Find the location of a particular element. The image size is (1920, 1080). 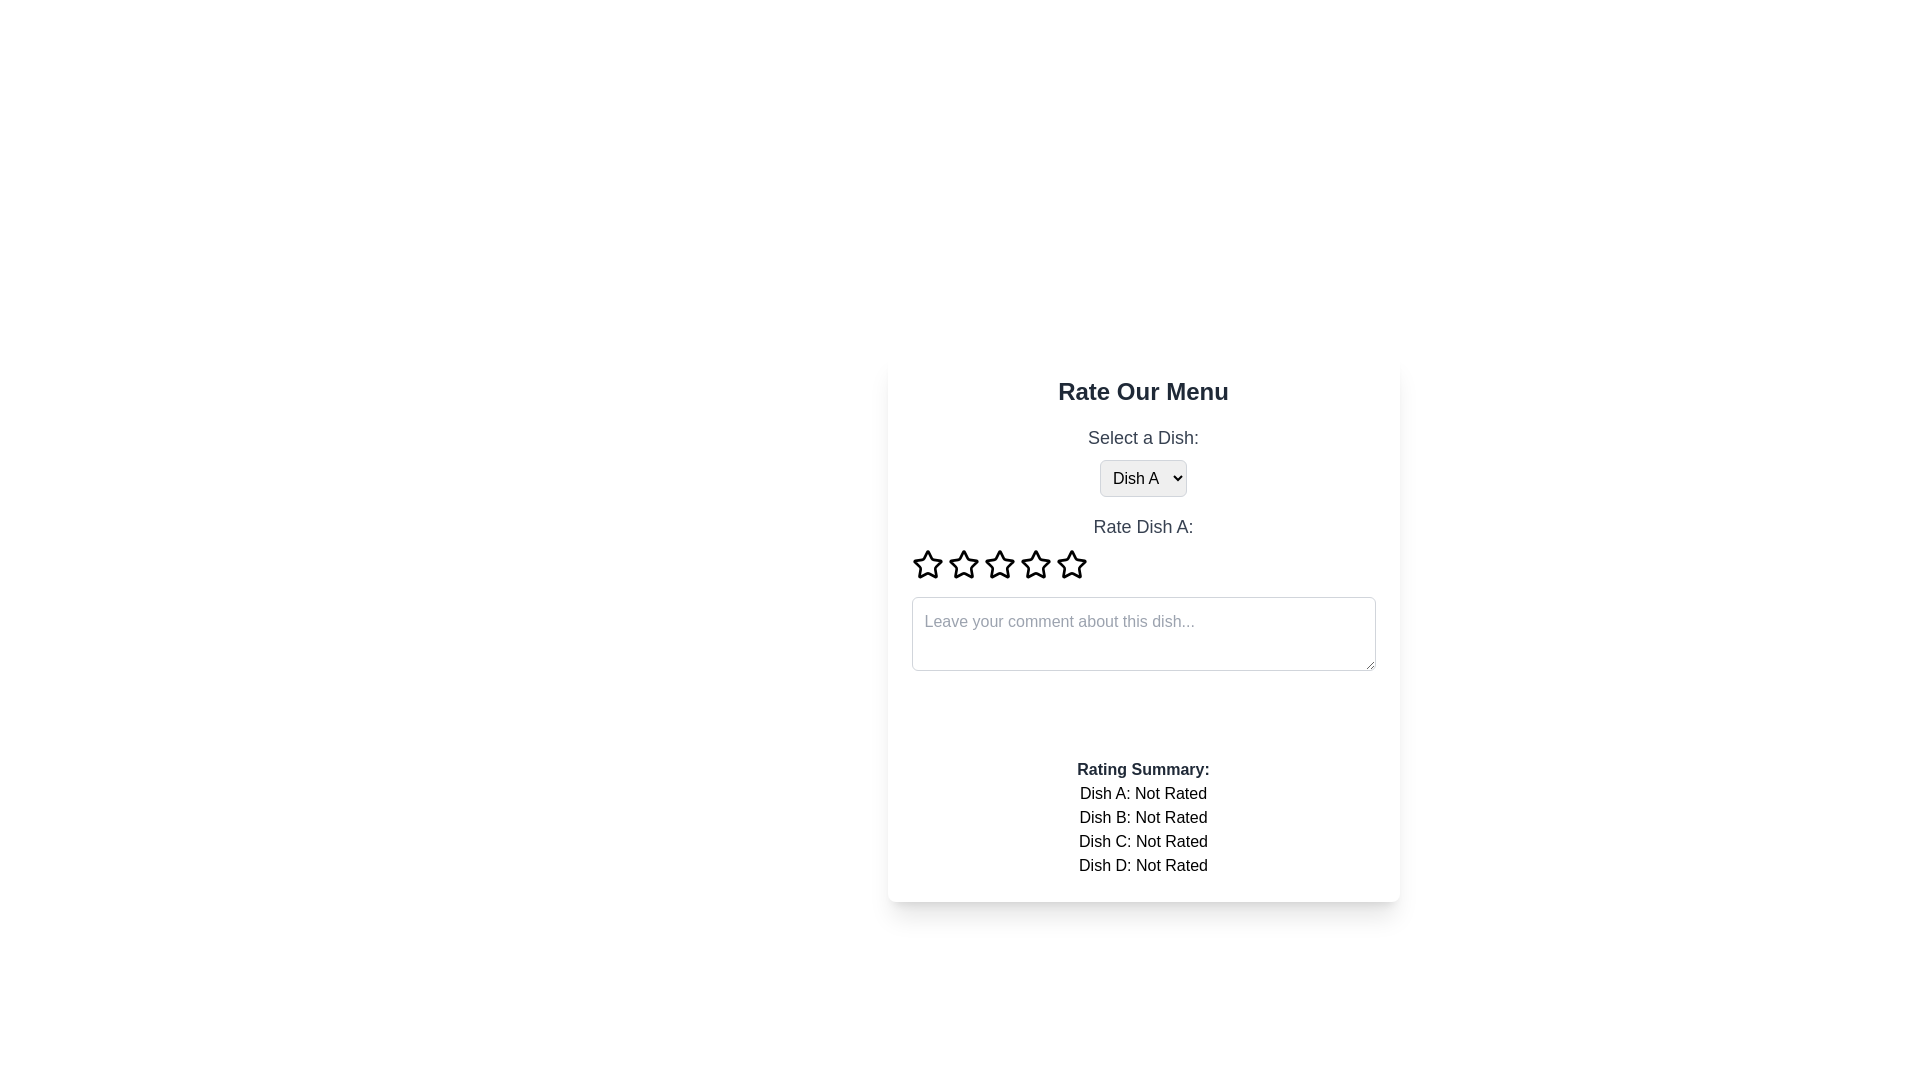

the text label that indicates the rating status of 'Dish A', which is the first item listed under the 'Rating Summary:' section and shows it has not been rated yet is located at coordinates (1143, 793).